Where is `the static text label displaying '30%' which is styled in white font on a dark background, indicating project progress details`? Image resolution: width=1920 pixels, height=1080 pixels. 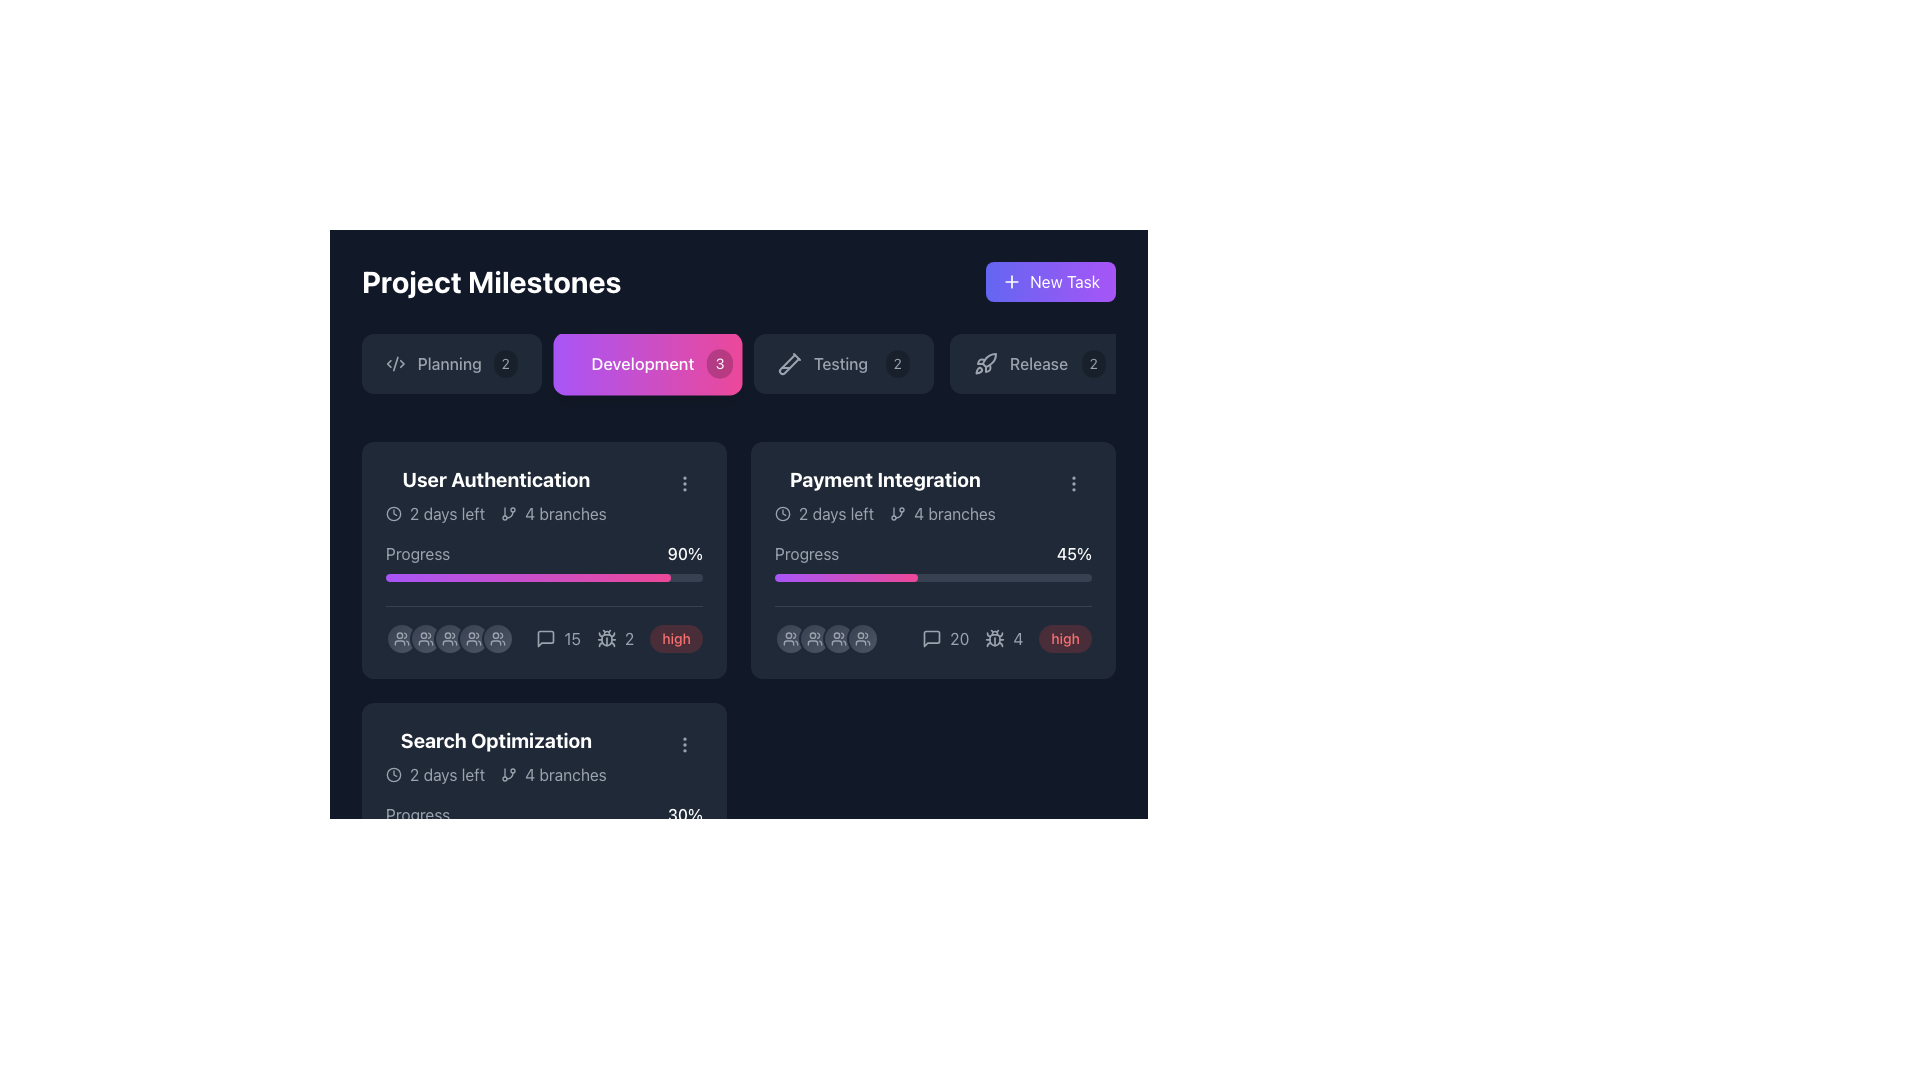 the static text label displaying '30%' which is styled in white font on a dark background, indicating project progress details is located at coordinates (685, 814).